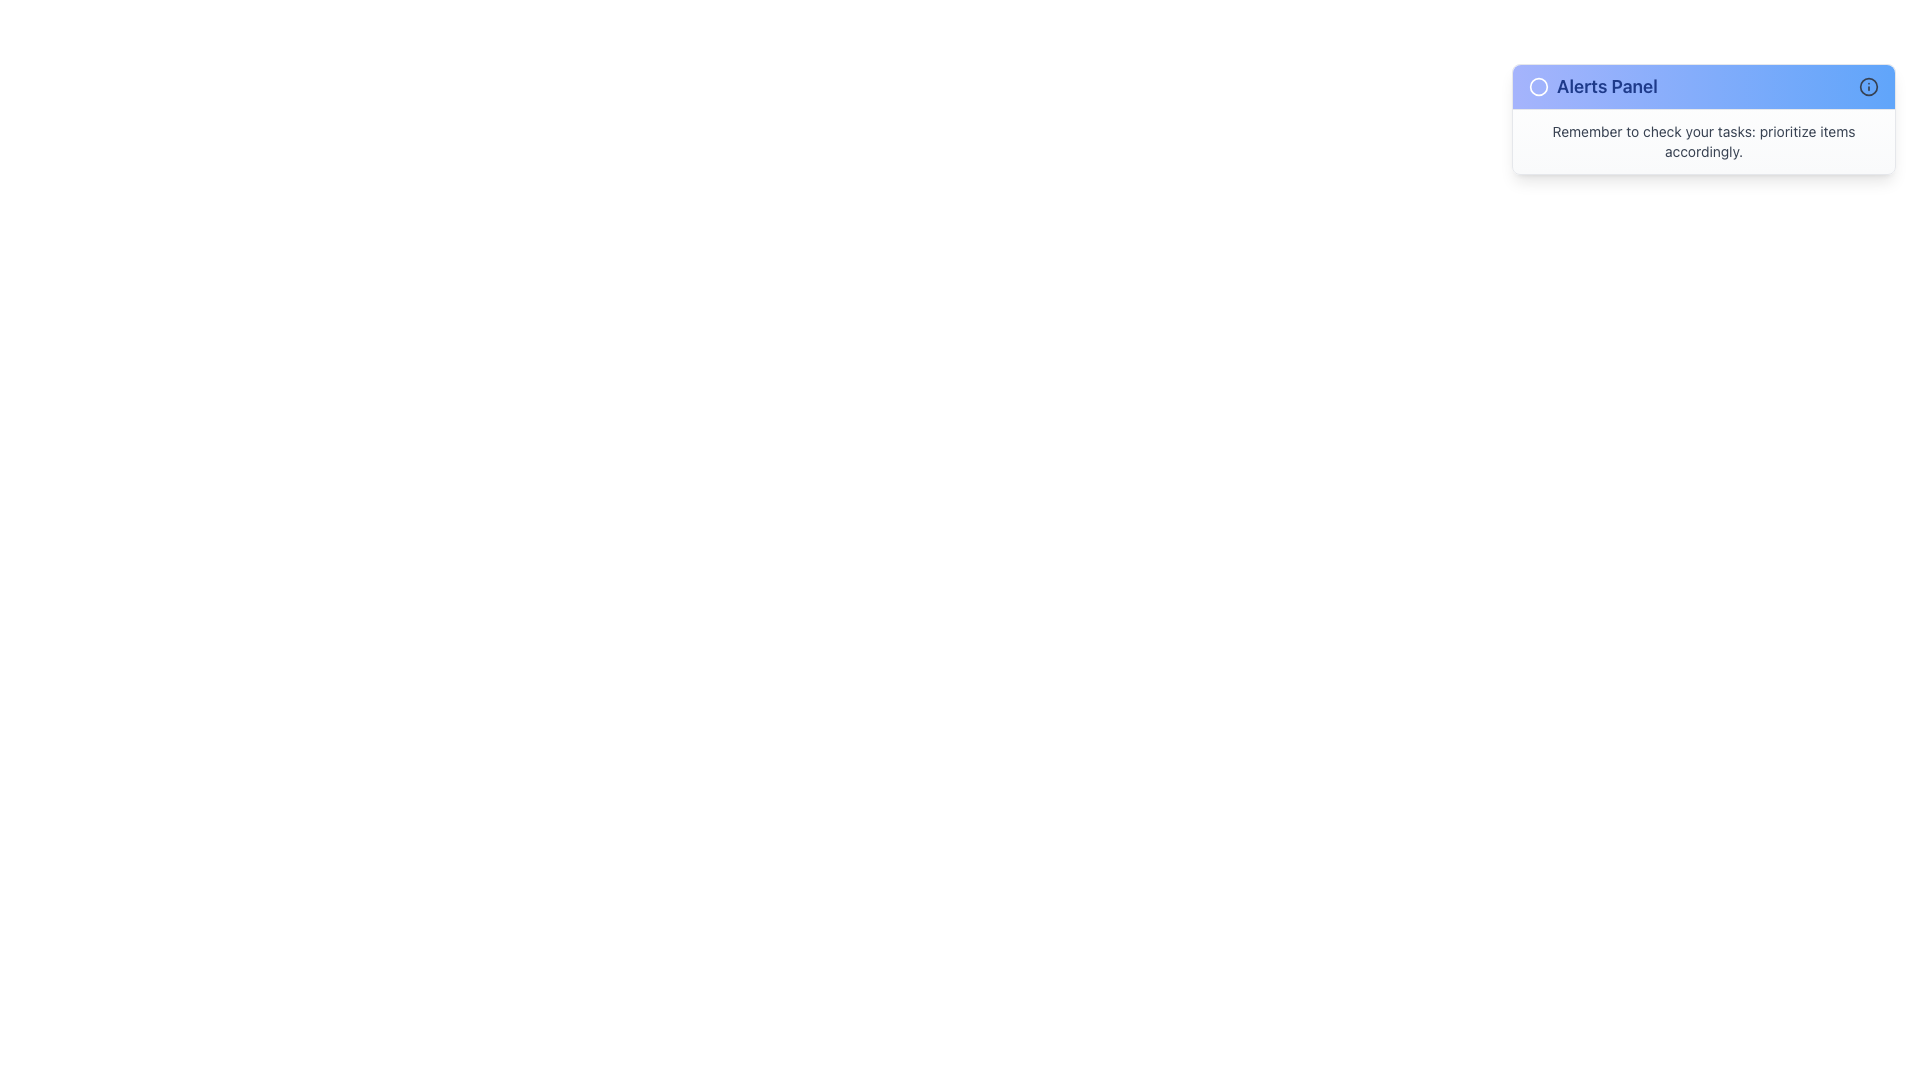  I want to click on the text 'Alerts Panel' in the blue gradient header bar, so click(1592, 86).